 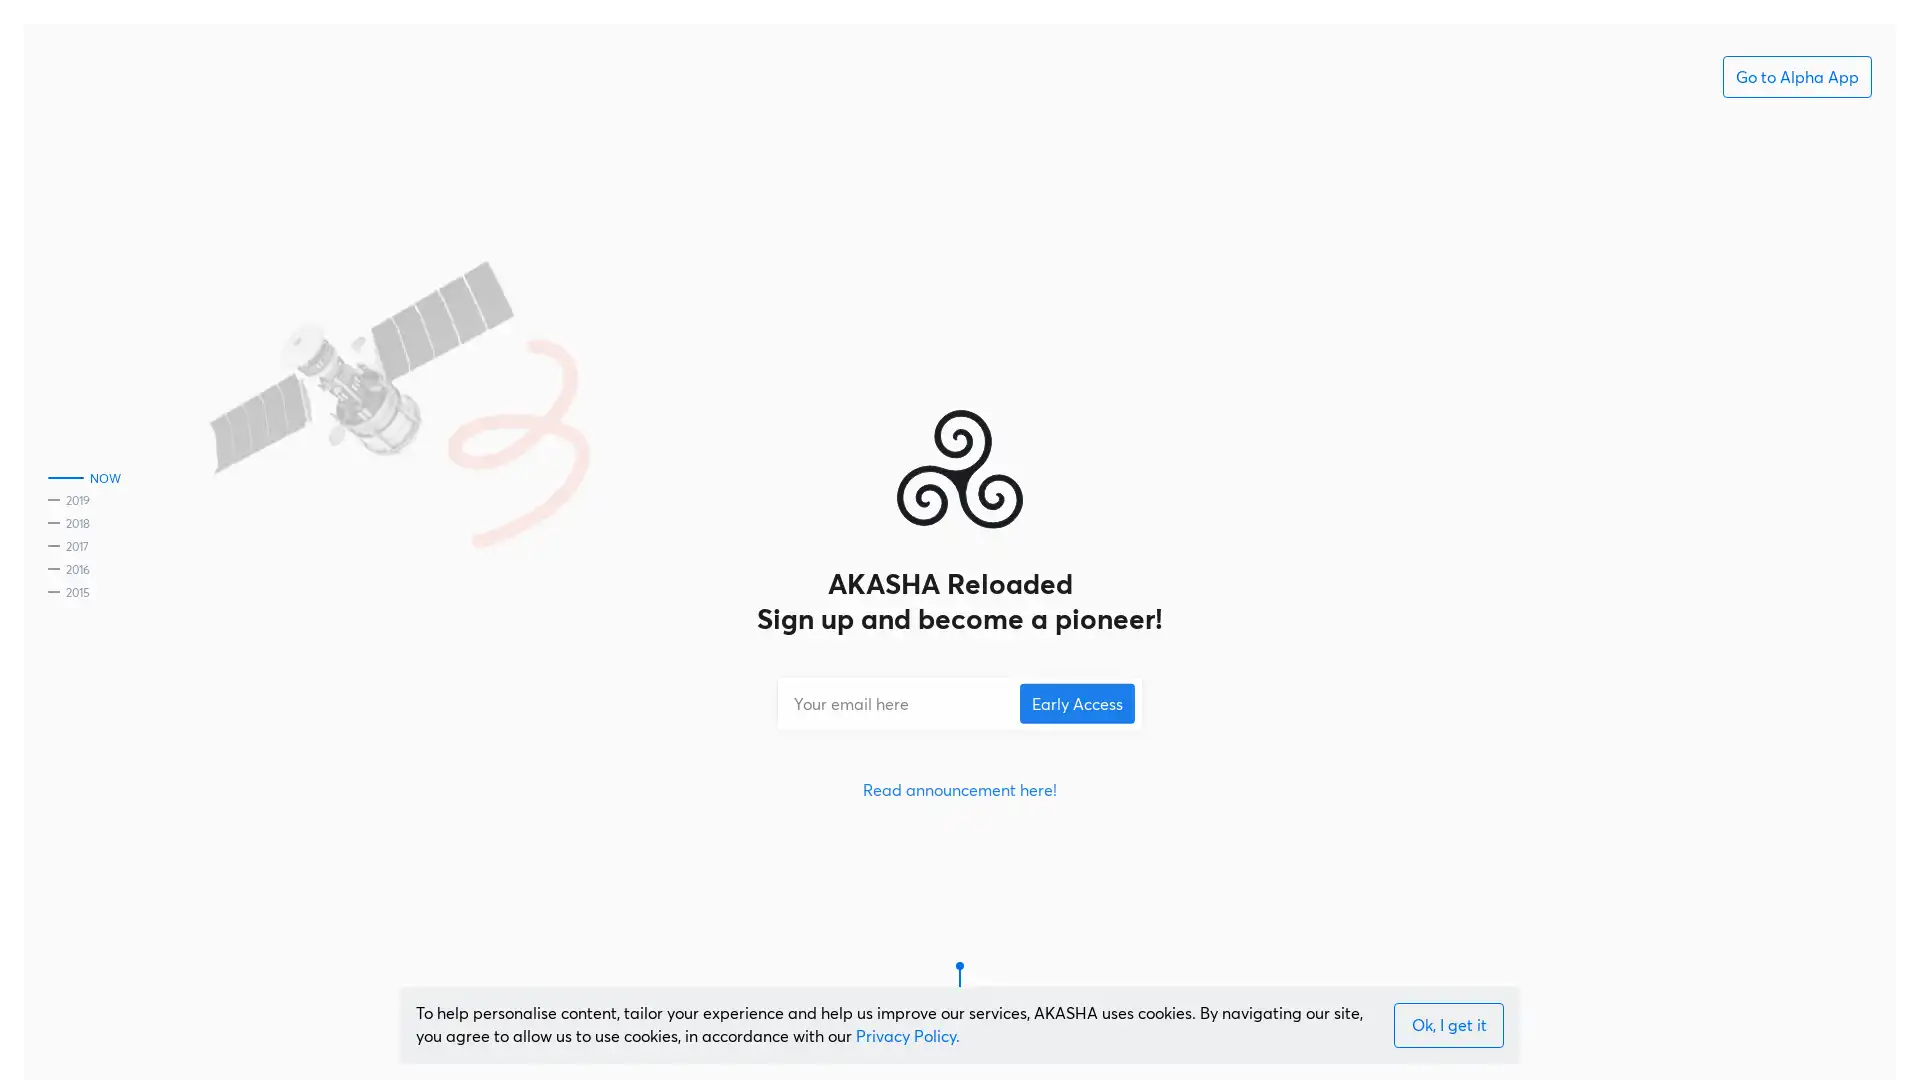 I want to click on 2016, so click(x=68, y=570).